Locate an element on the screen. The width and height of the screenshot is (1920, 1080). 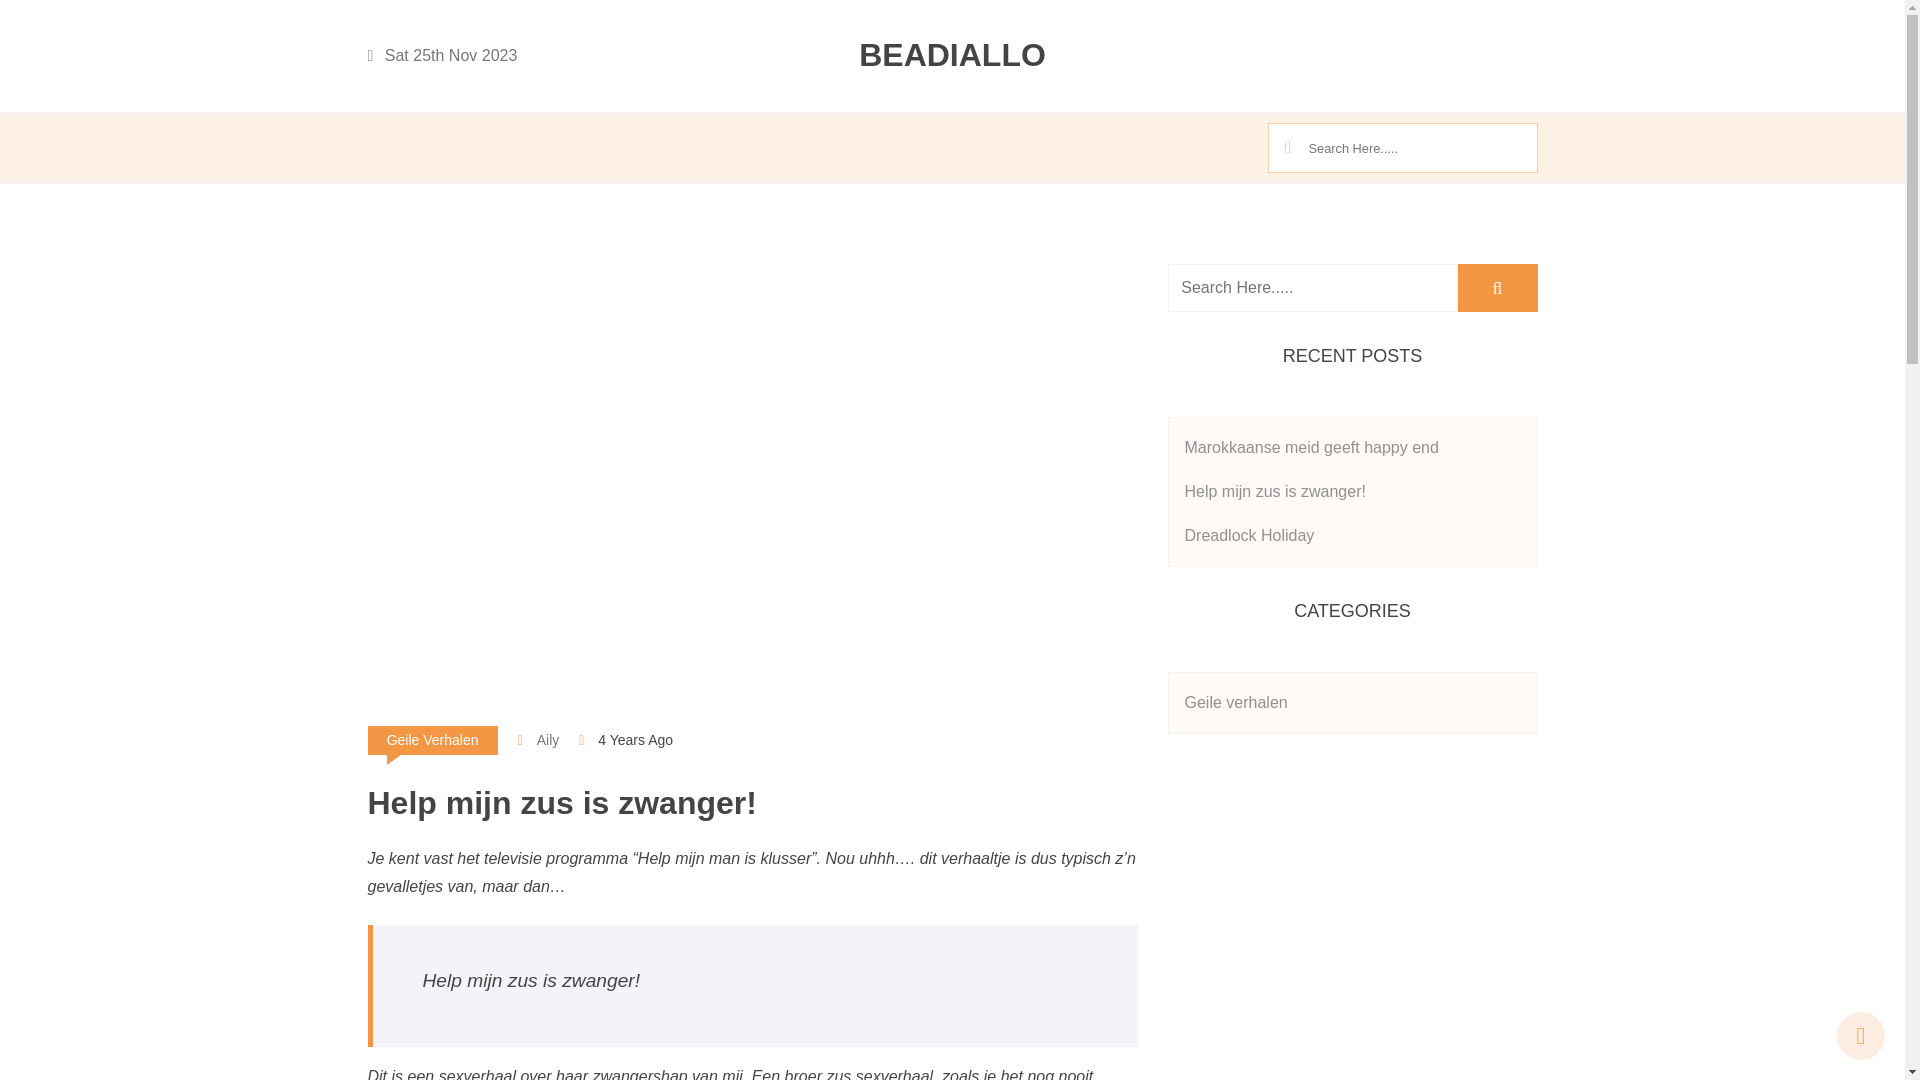
'Geile Verhalen' is located at coordinates (431, 740).